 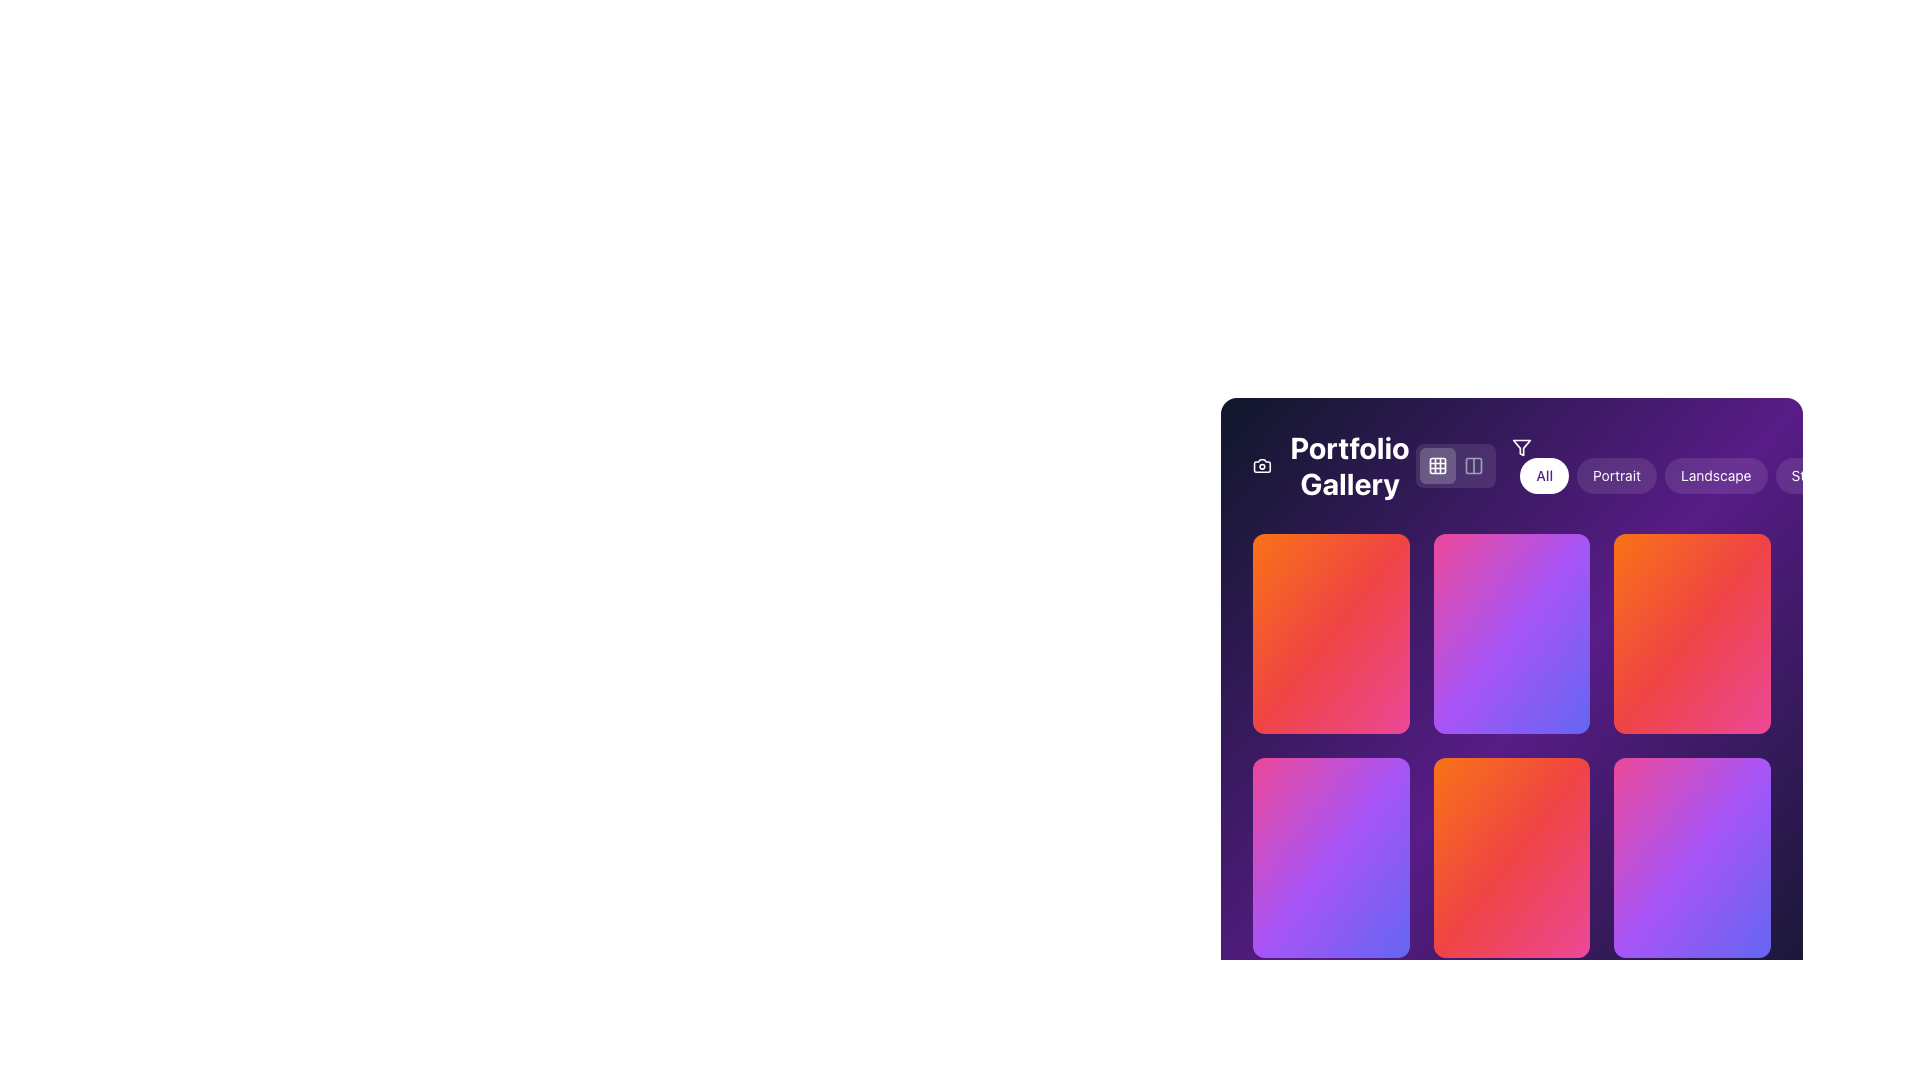 I want to click on the fifth tile in the gallery, which features a gradient background transitioning from orange to purple, so click(x=1512, y=745).